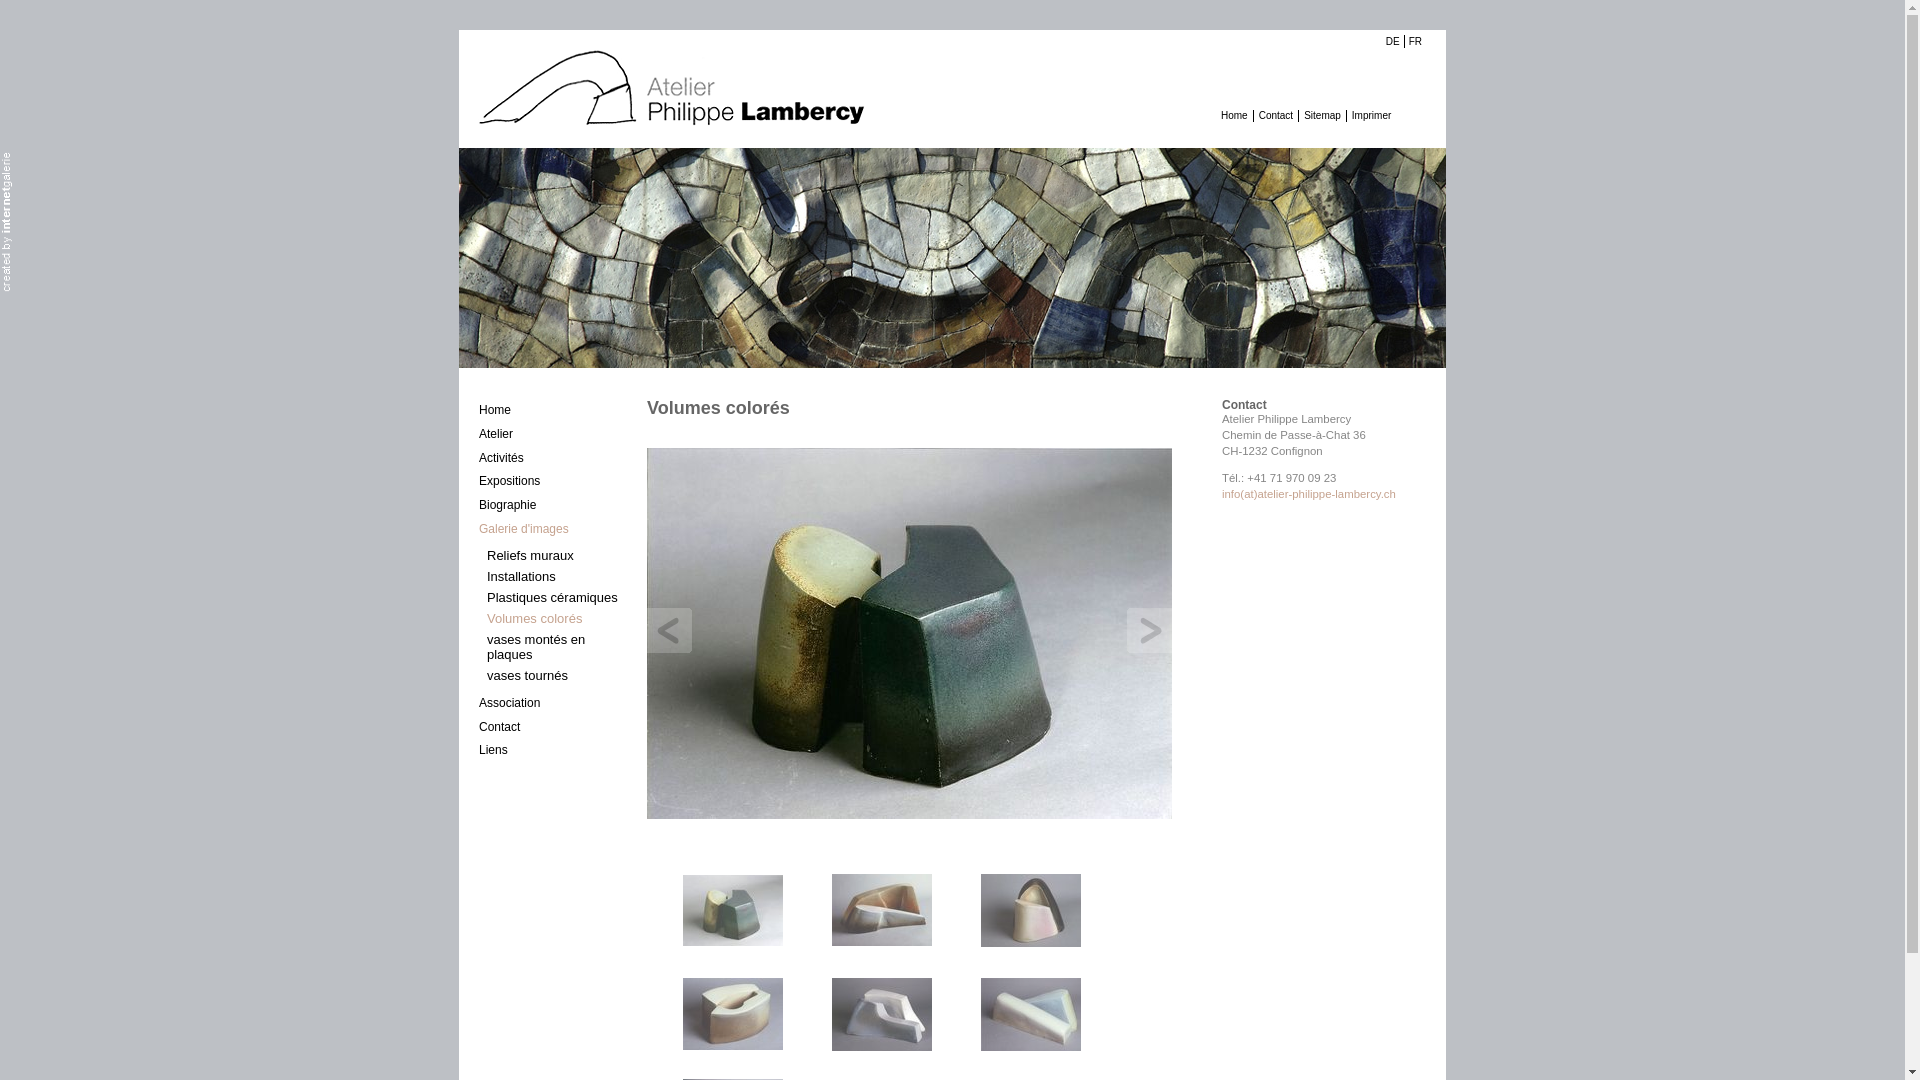 The image size is (1920, 1080). Describe the element at coordinates (552, 701) in the screenshot. I see `'Association'` at that location.